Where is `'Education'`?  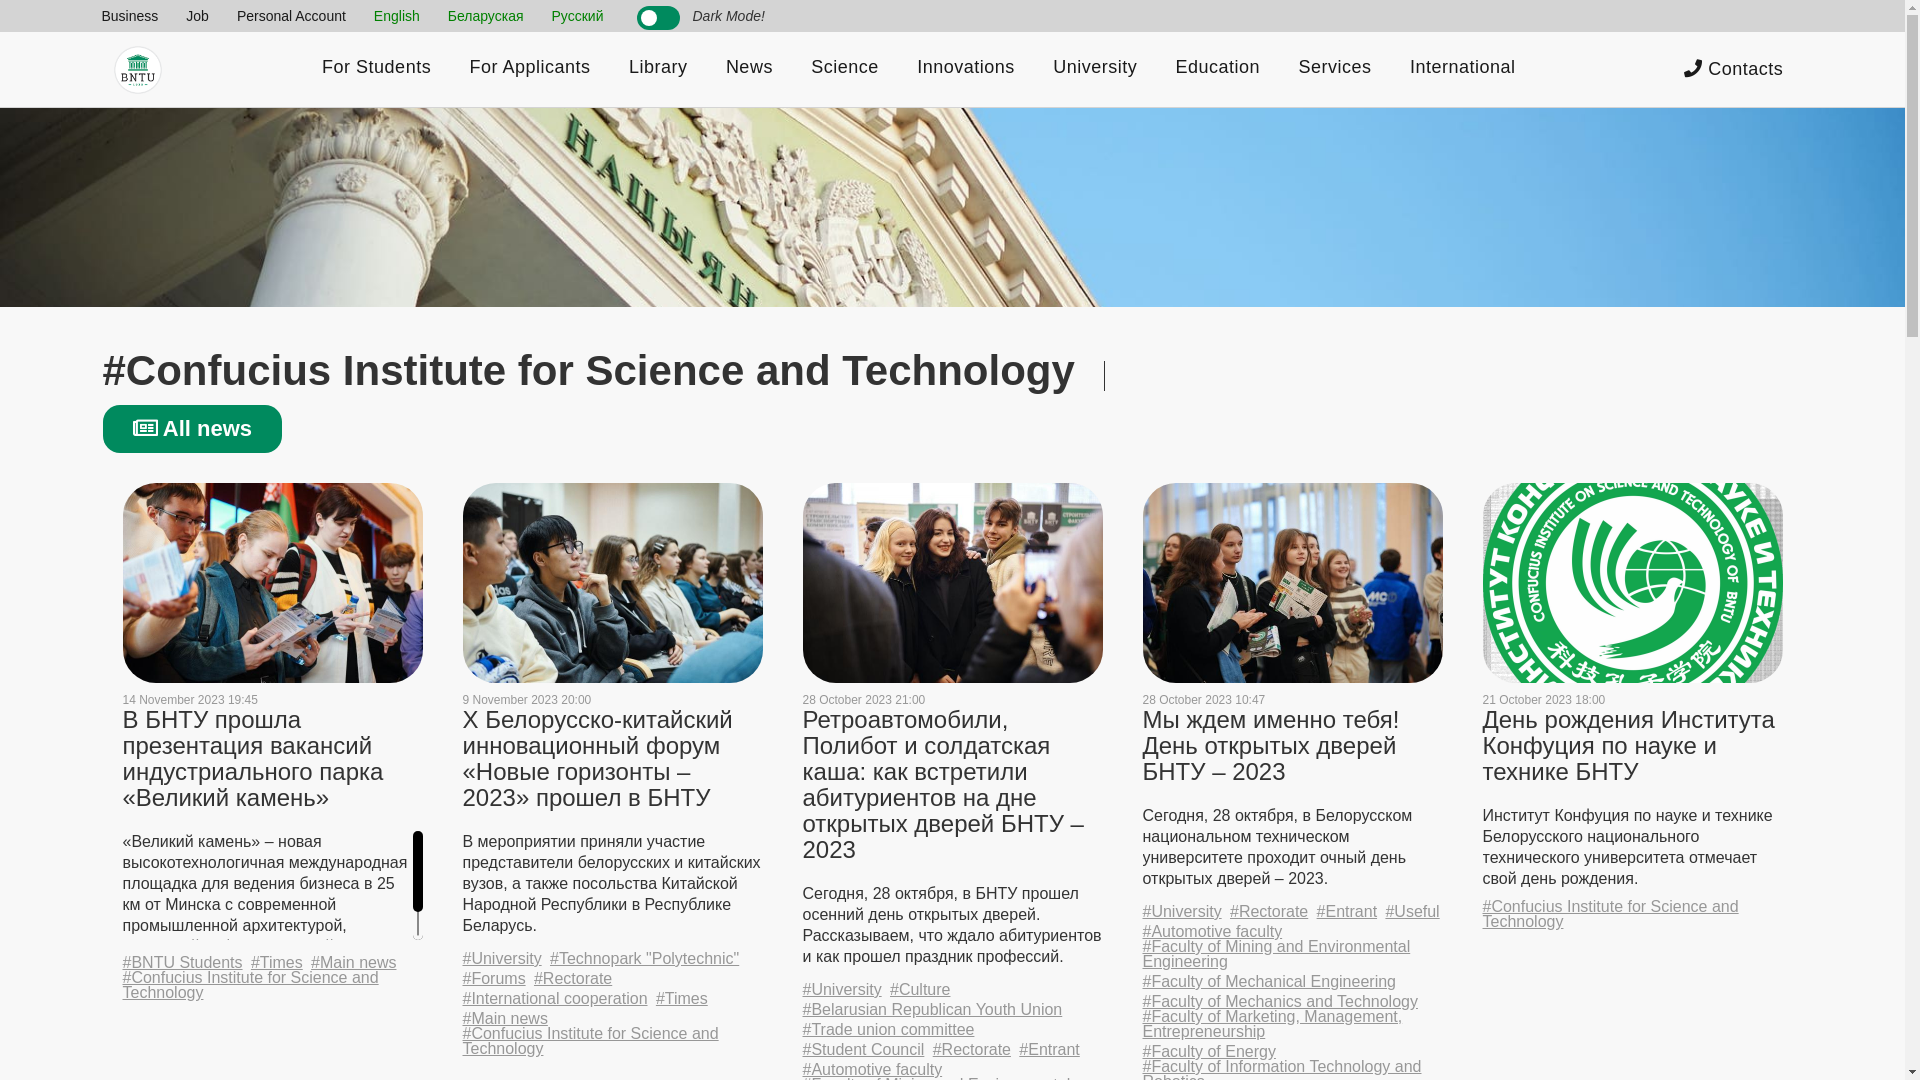 'Education' is located at coordinates (1216, 68).